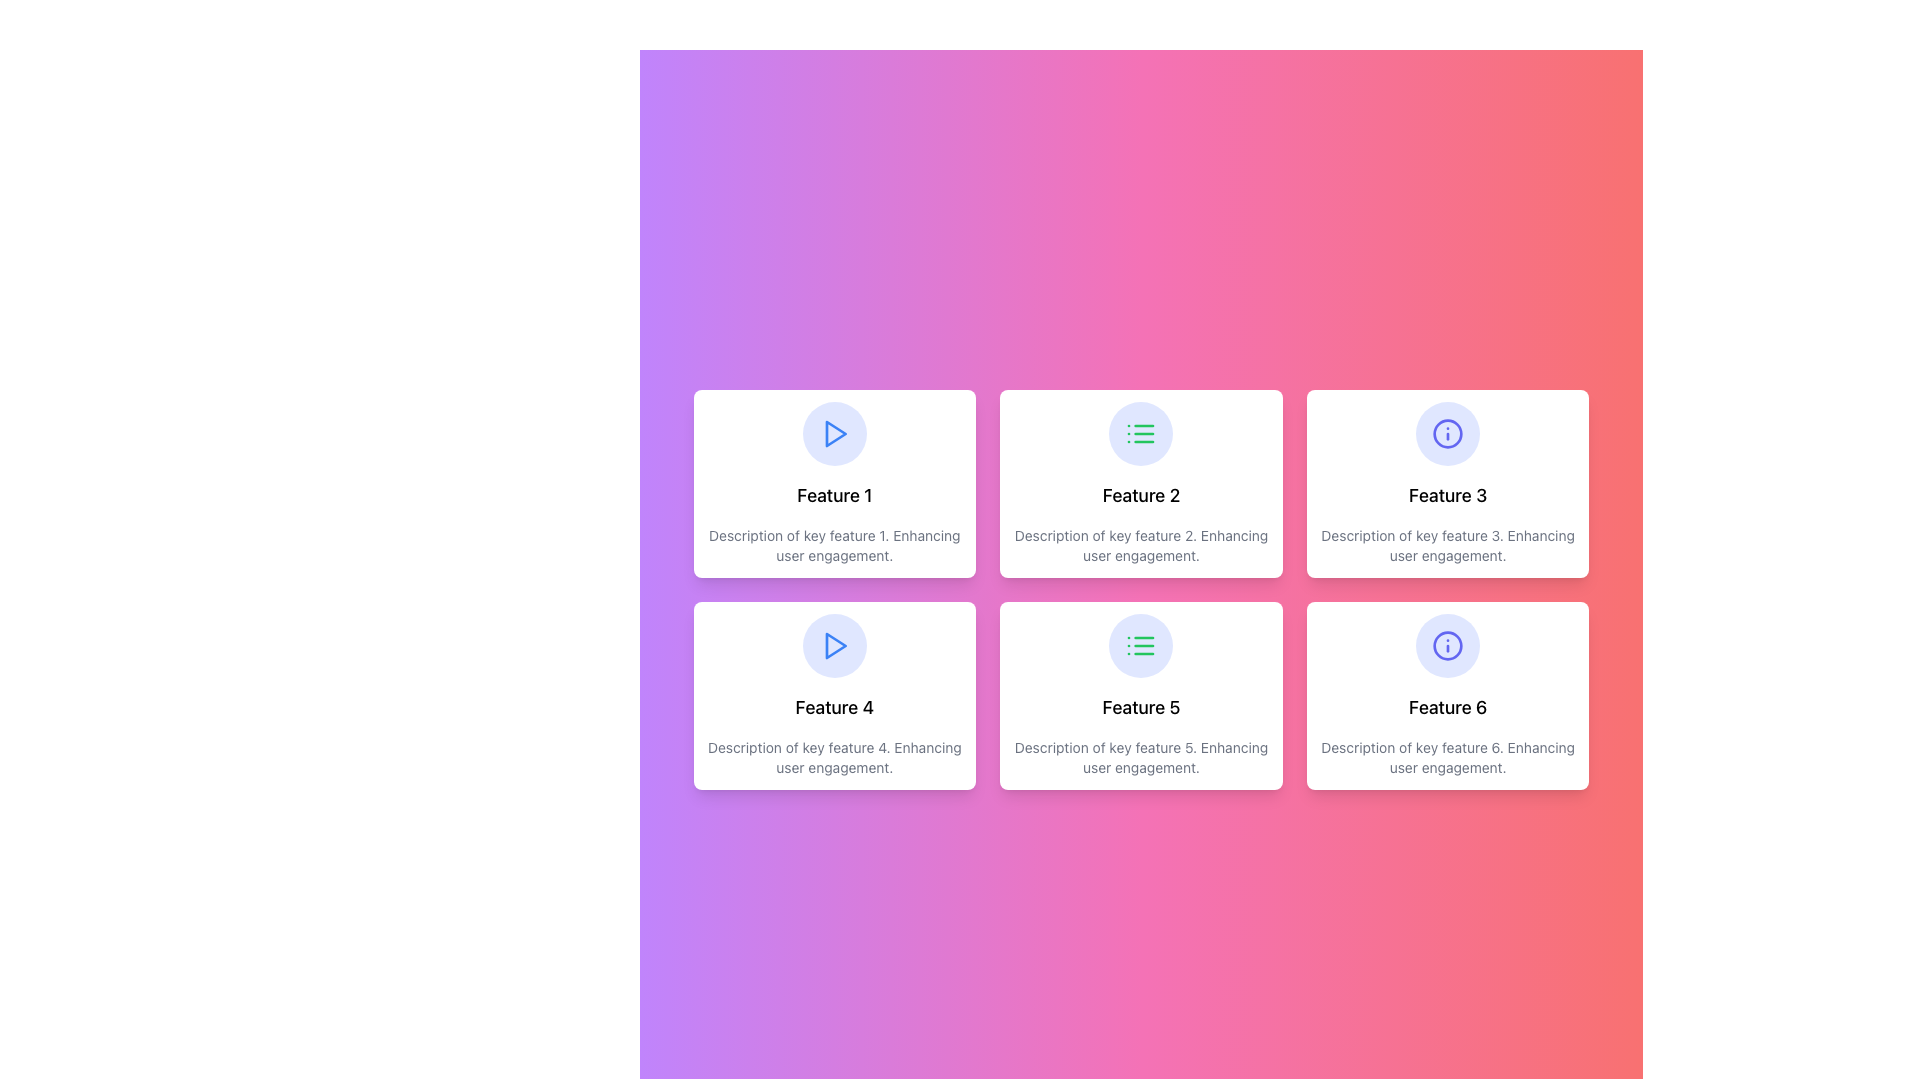 The height and width of the screenshot is (1080, 1920). I want to click on the 'Feature 5' text element, so click(1141, 707).